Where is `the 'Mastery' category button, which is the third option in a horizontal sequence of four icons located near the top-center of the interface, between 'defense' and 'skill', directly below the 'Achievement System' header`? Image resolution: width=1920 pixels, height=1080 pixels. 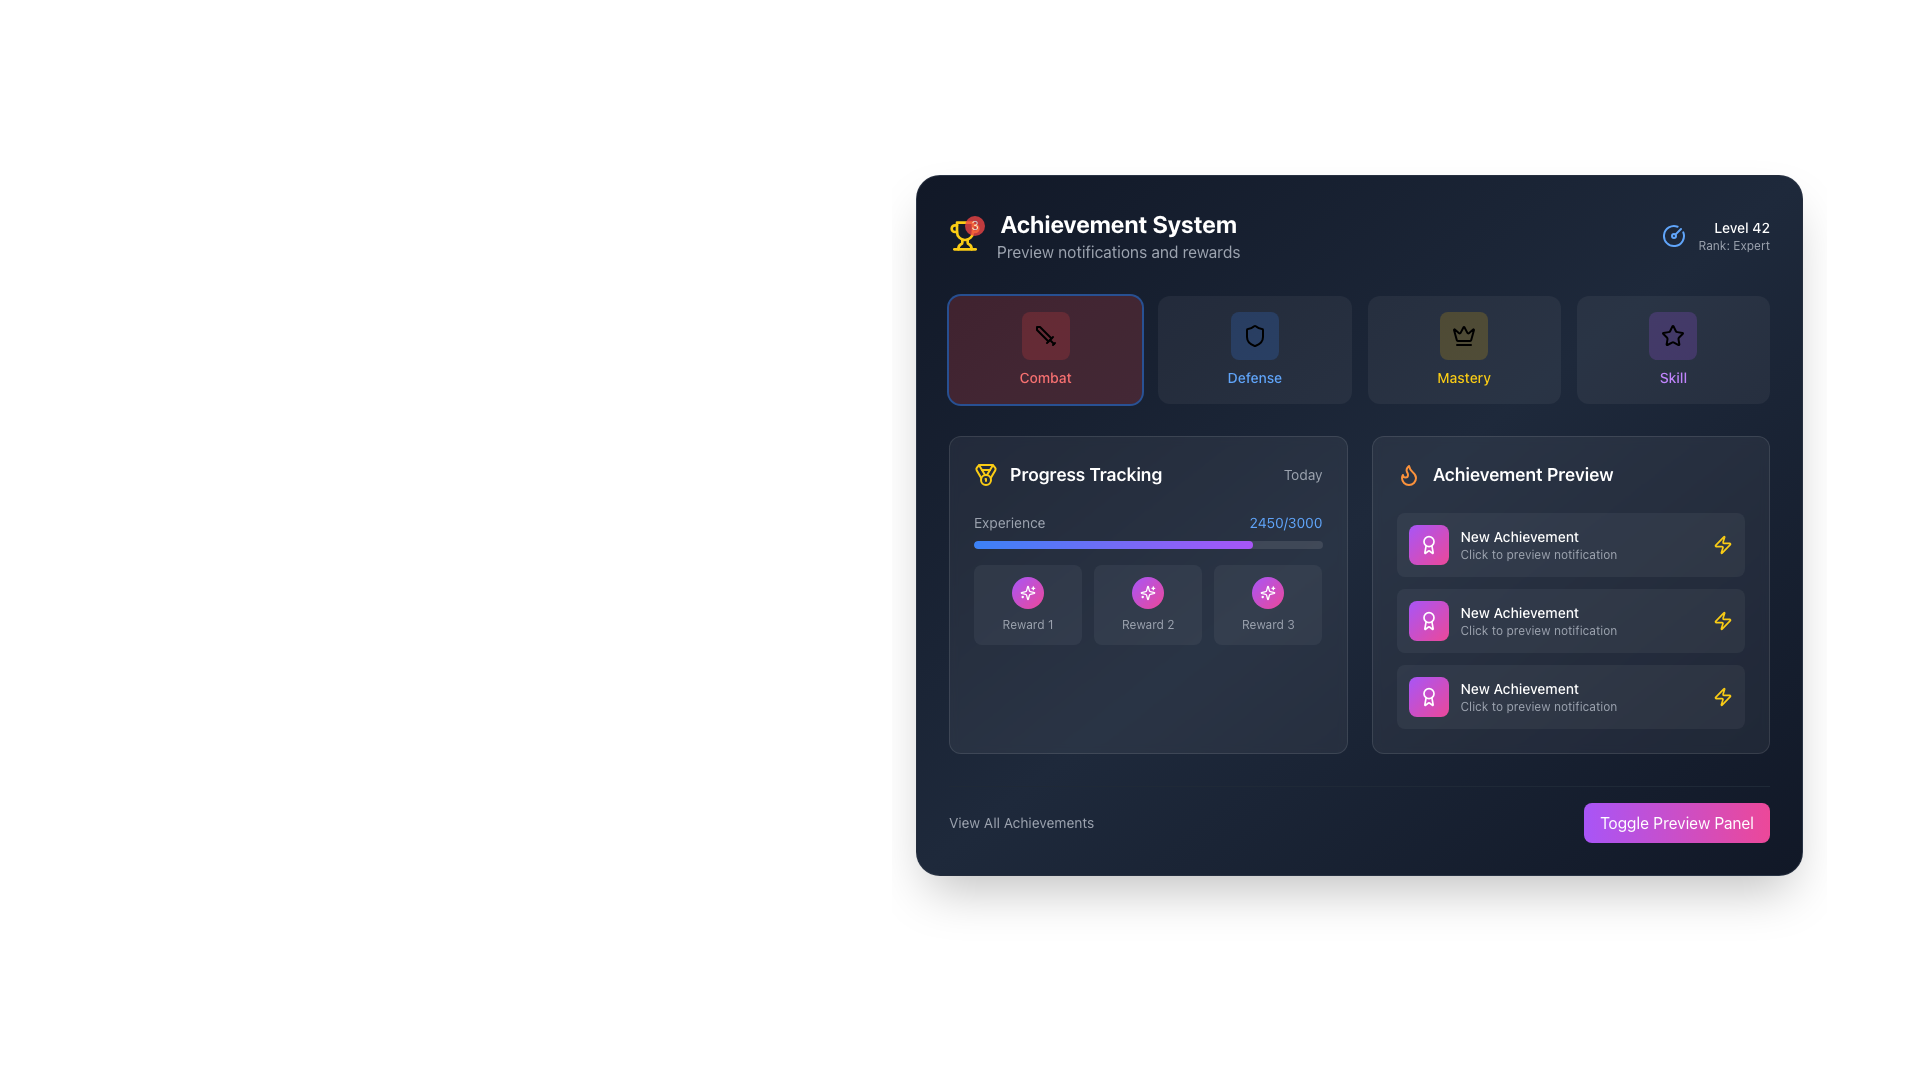
the 'Mastery' category button, which is the third option in a horizontal sequence of four icons located near the top-center of the interface, between 'defense' and 'skill', directly below the 'Achievement System' header is located at coordinates (1464, 349).